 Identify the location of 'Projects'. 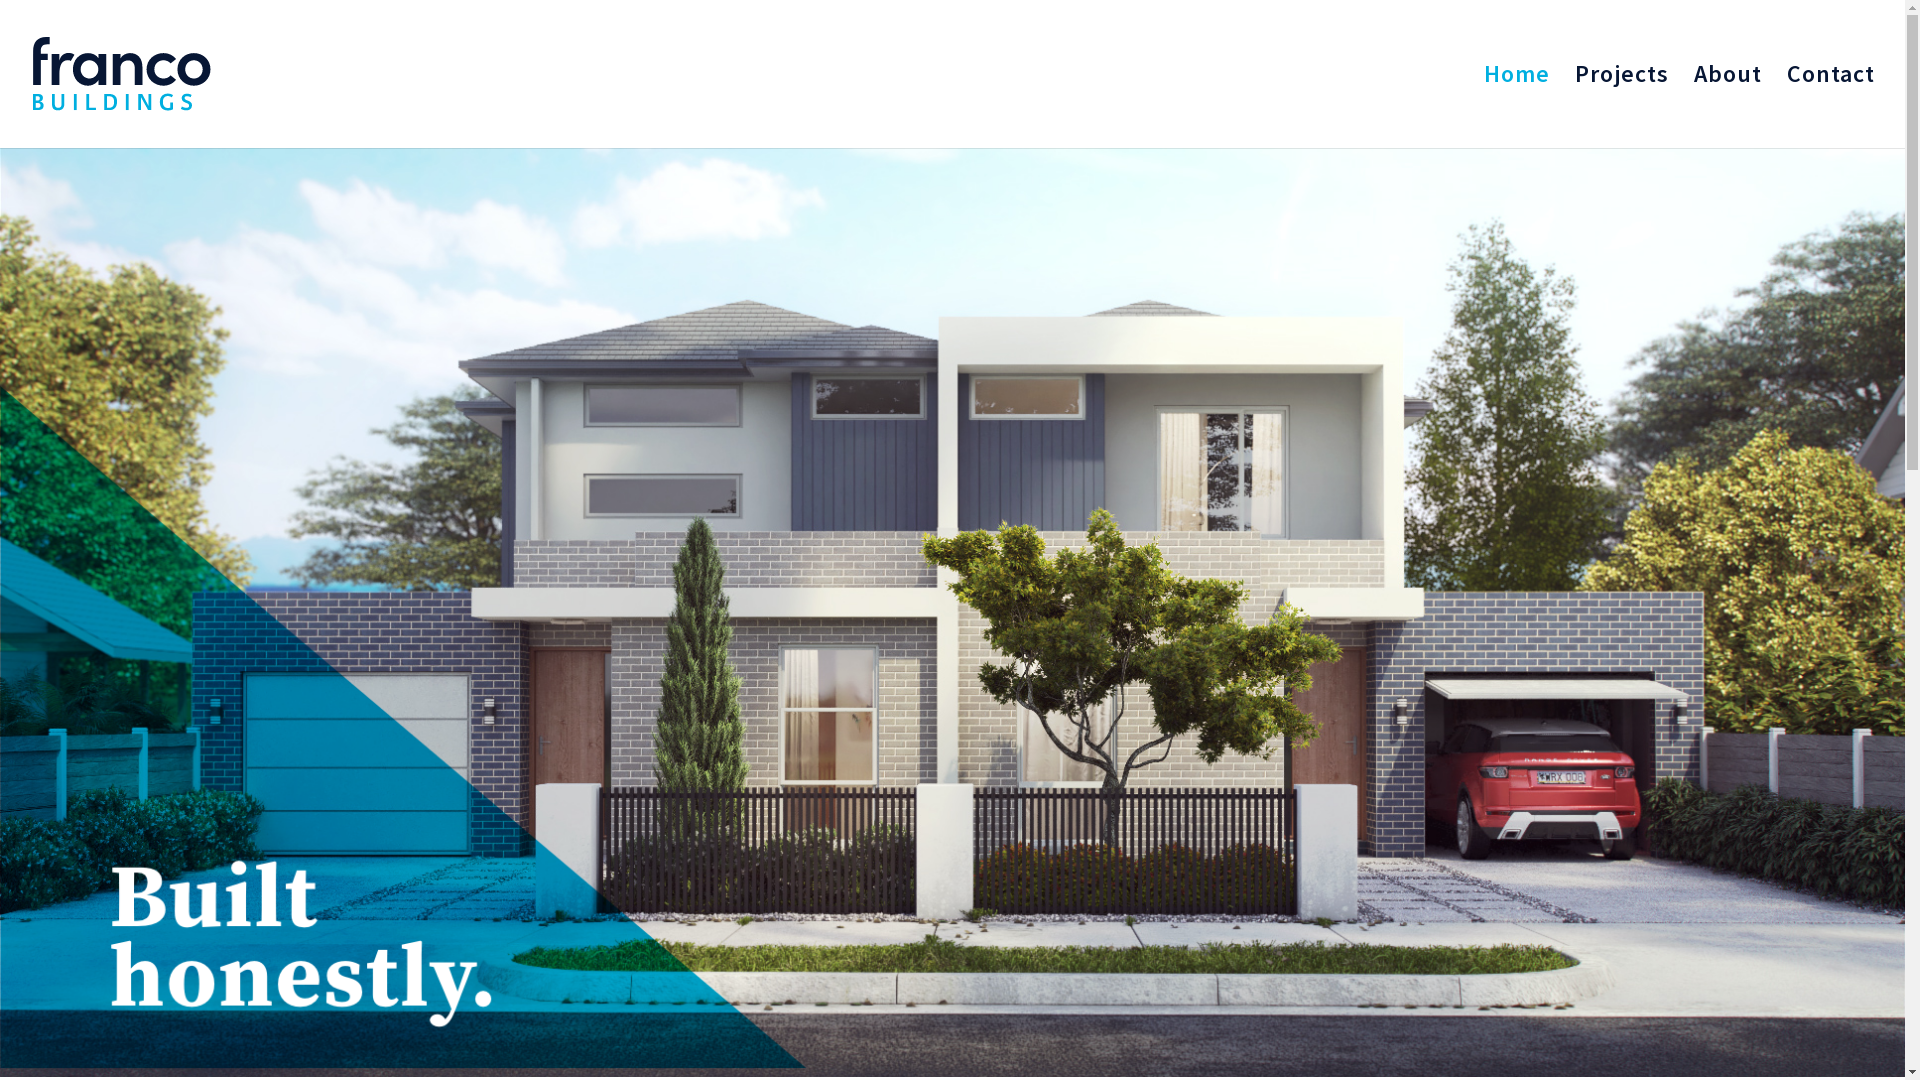
(1573, 107).